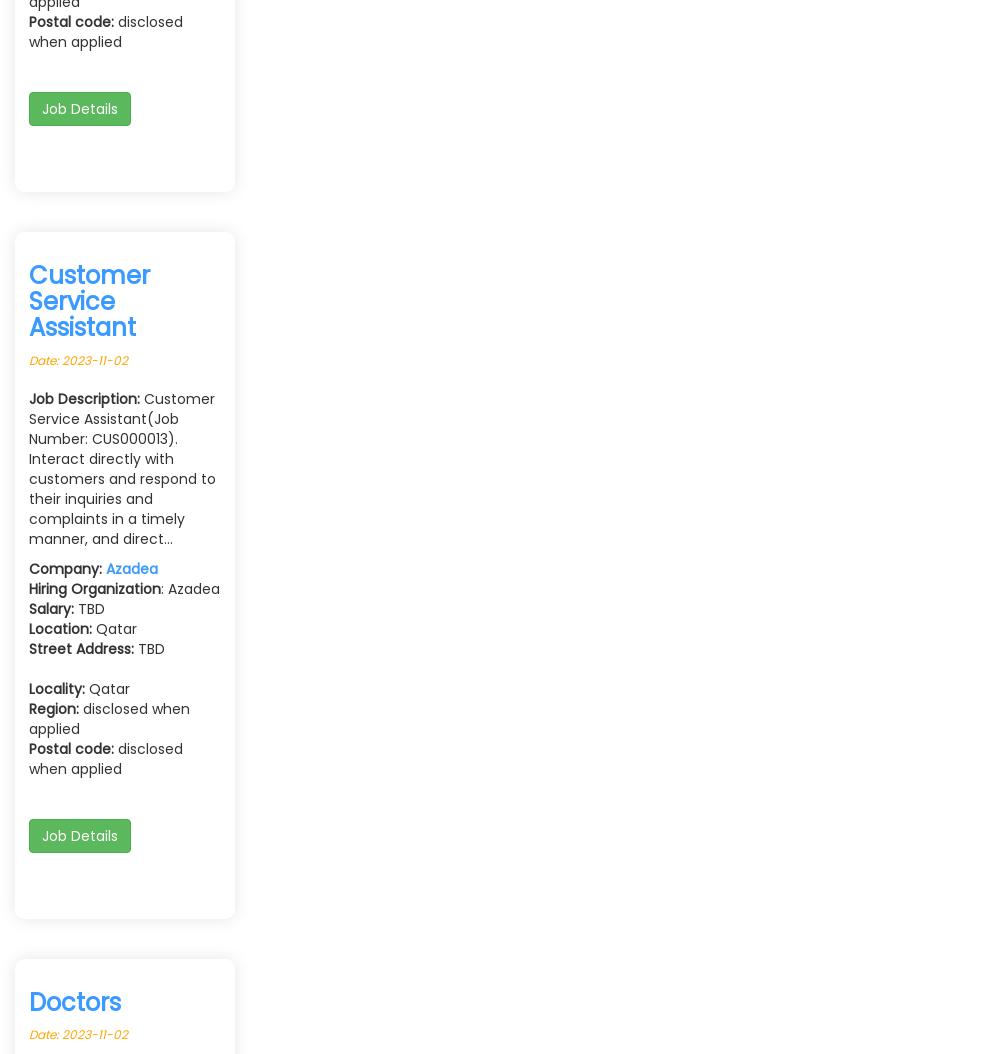 Image resolution: width=990 pixels, height=1054 pixels. I want to click on 'Job Description:', so click(84, 396).